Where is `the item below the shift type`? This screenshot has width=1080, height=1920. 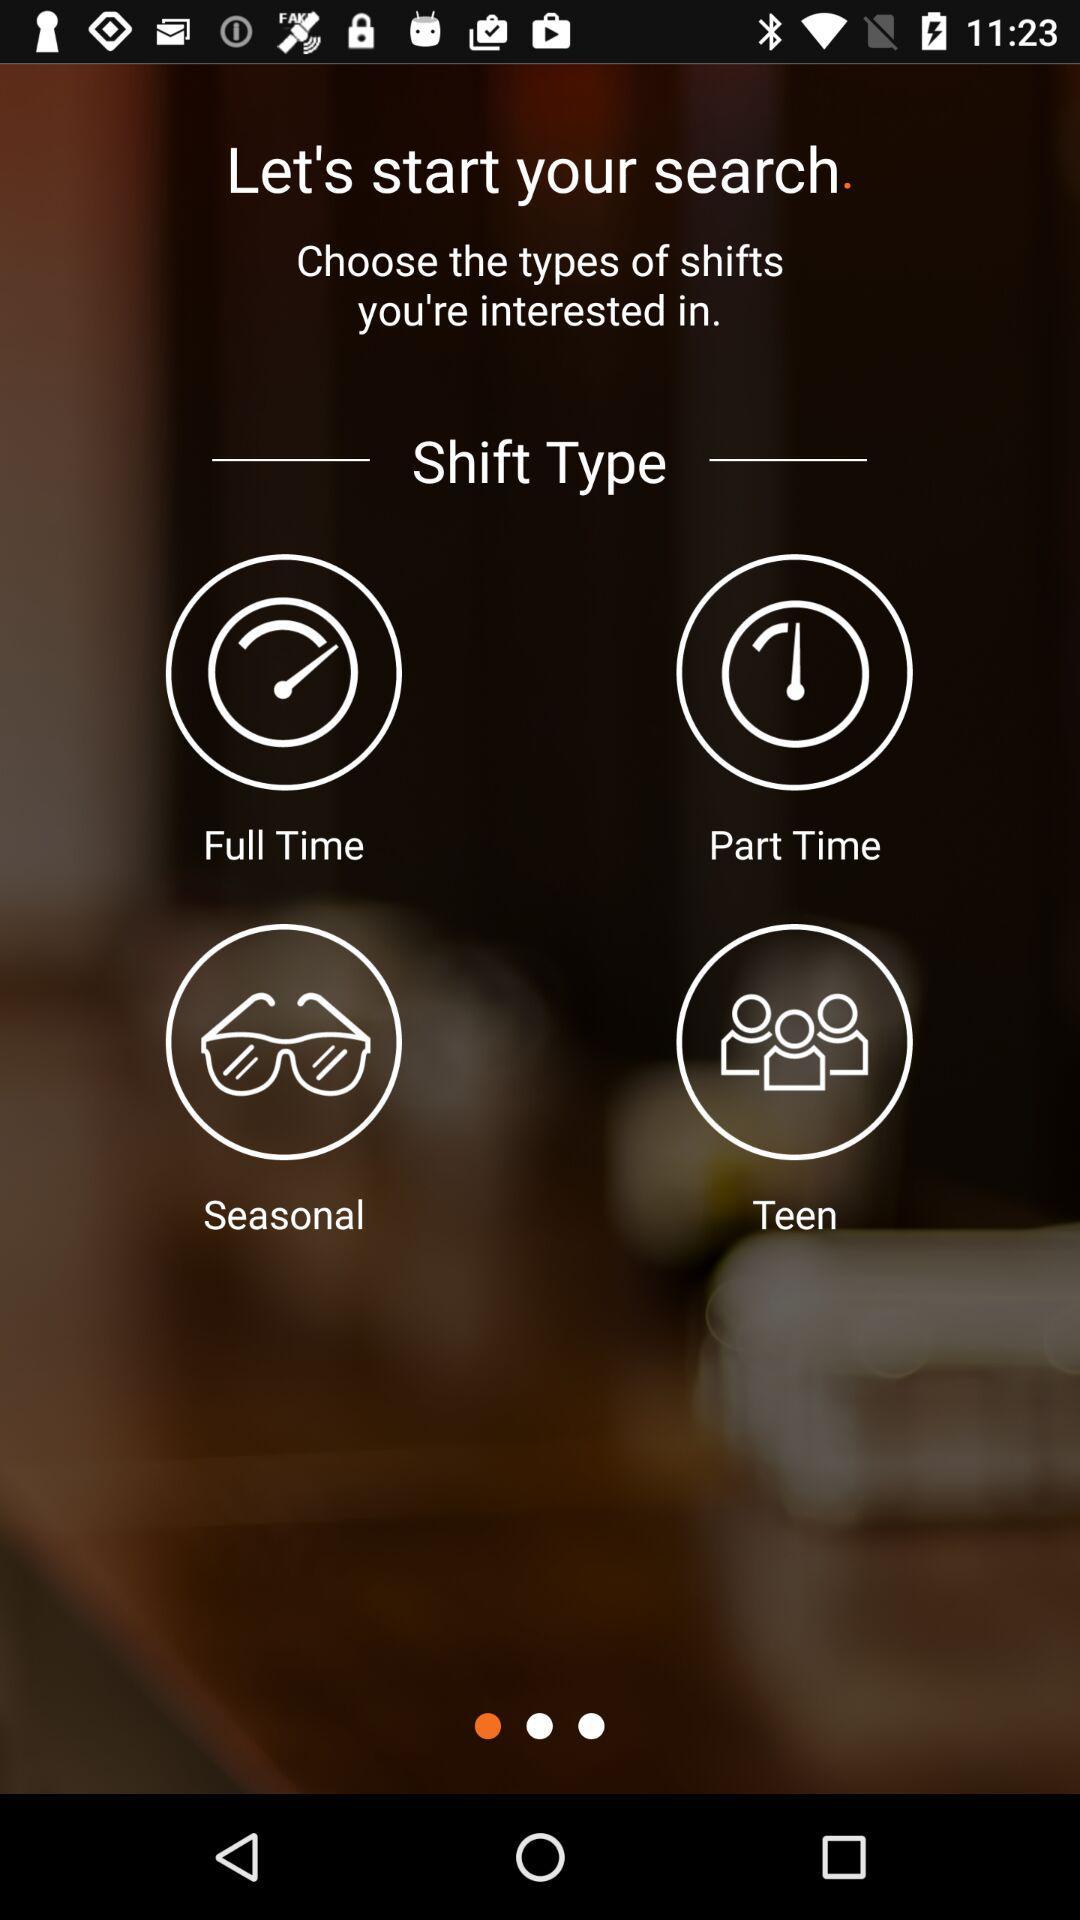
the item below the shift type is located at coordinates (590, 1725).